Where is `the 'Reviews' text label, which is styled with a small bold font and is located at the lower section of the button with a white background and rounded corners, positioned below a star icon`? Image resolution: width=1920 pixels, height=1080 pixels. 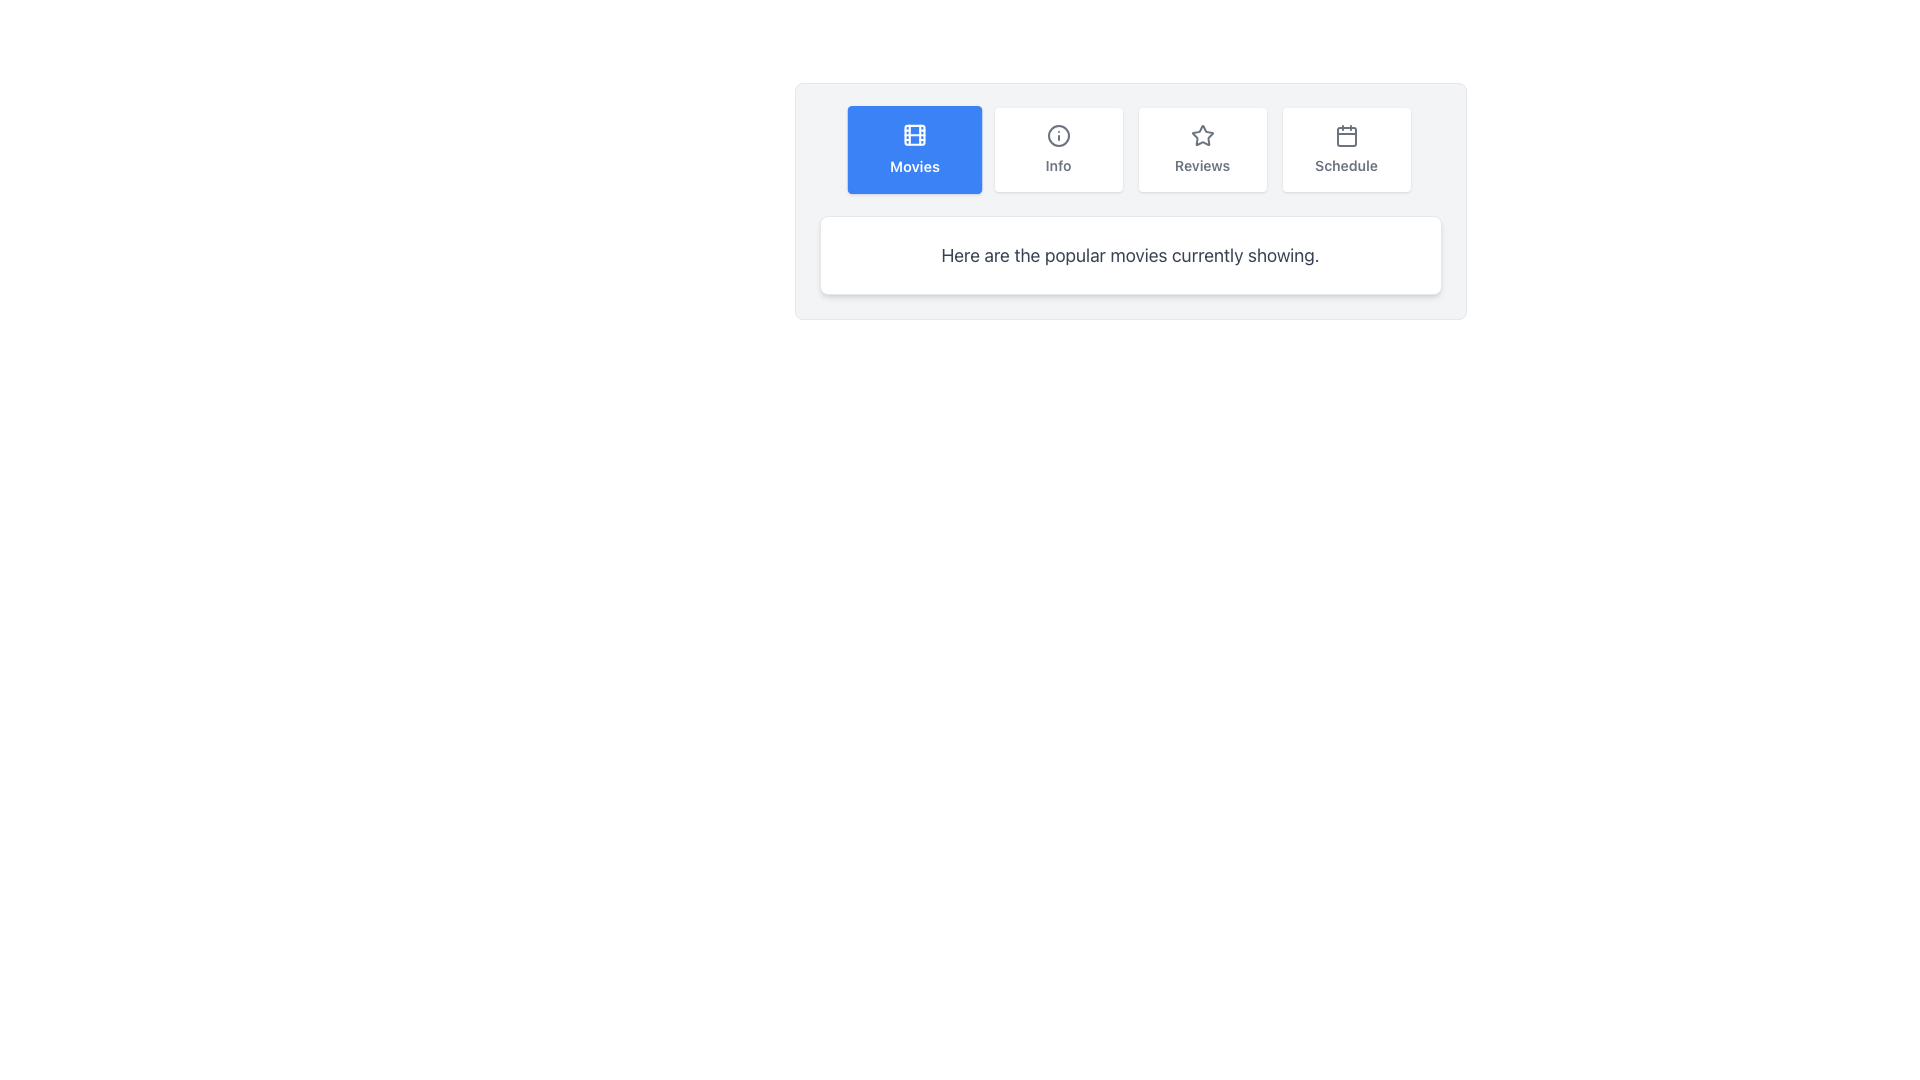 the 'Reviews' text label, which is styled with a small bold font and is located at the lower section of the button with a white background and rounded corners, positioned below a star icon is located at coordinates (1201, 164).